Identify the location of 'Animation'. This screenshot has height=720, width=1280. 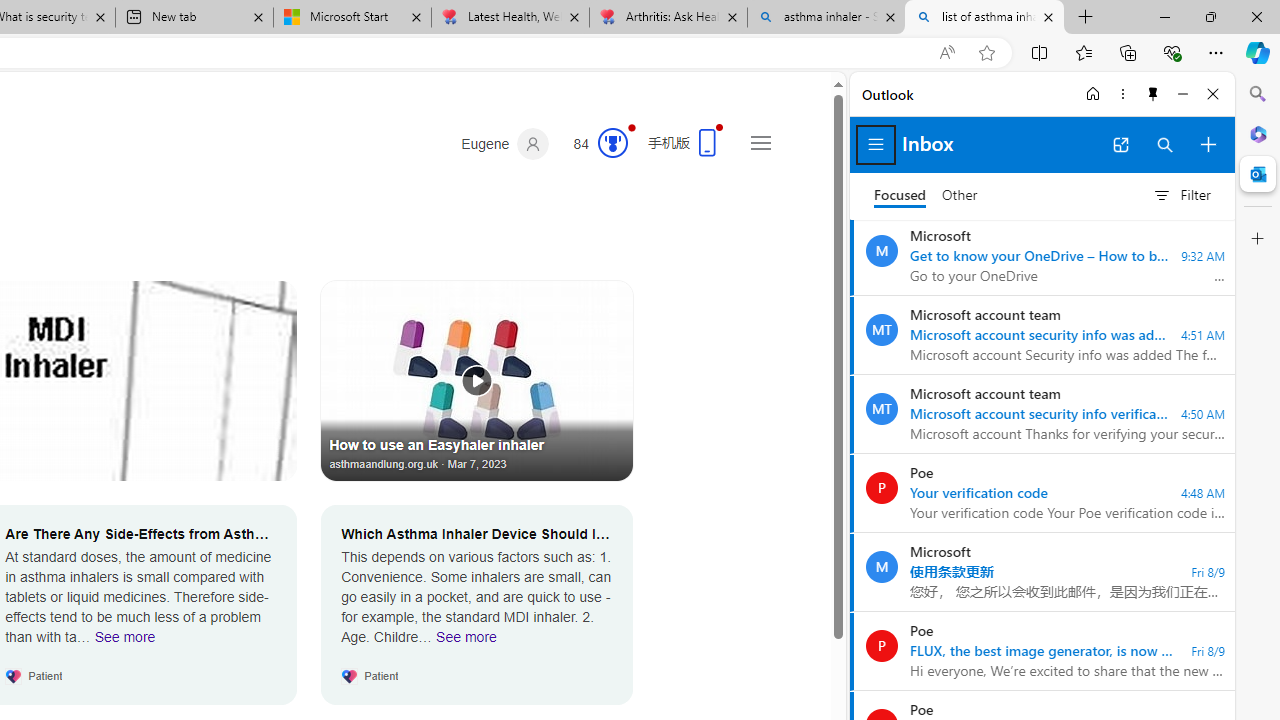
(631, 127).